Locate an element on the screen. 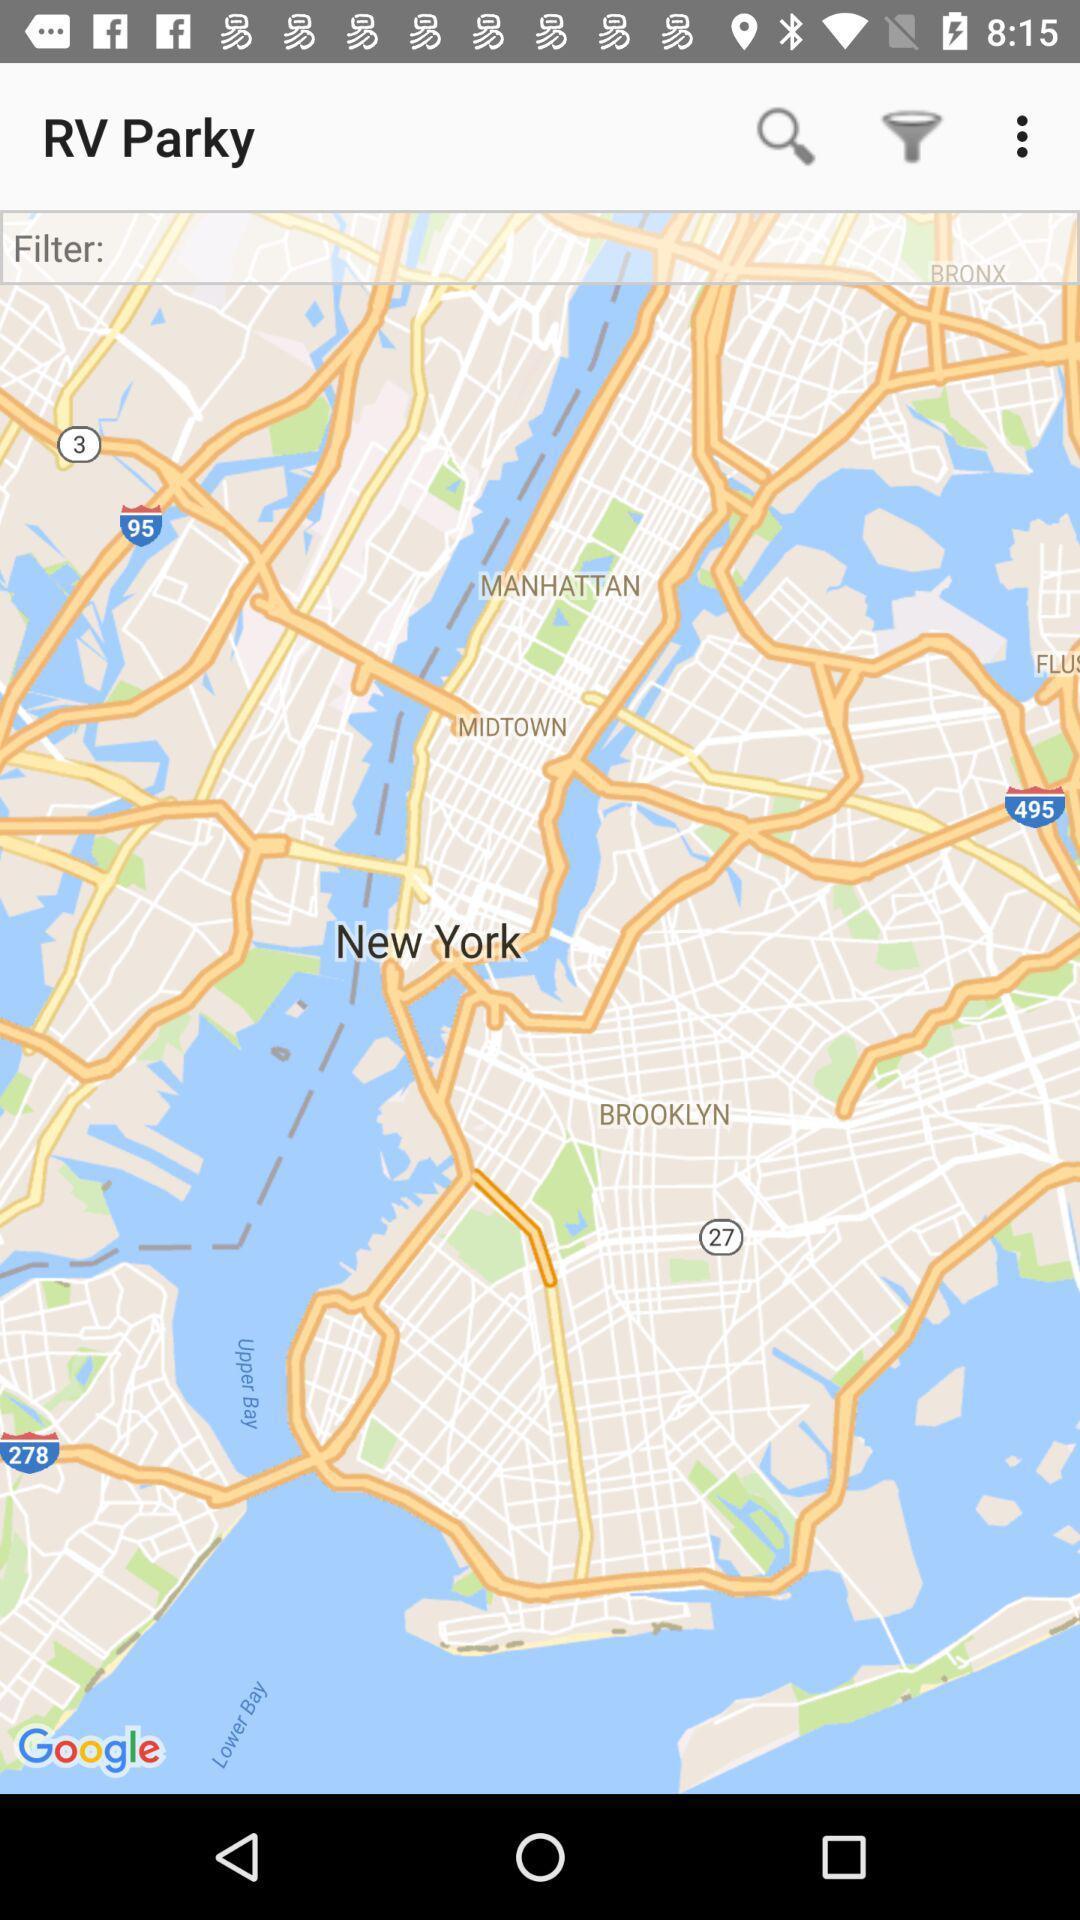 This screenshot has width=1080, height=1920. app to the right of the rv parky is located at coordinates (785, 135).